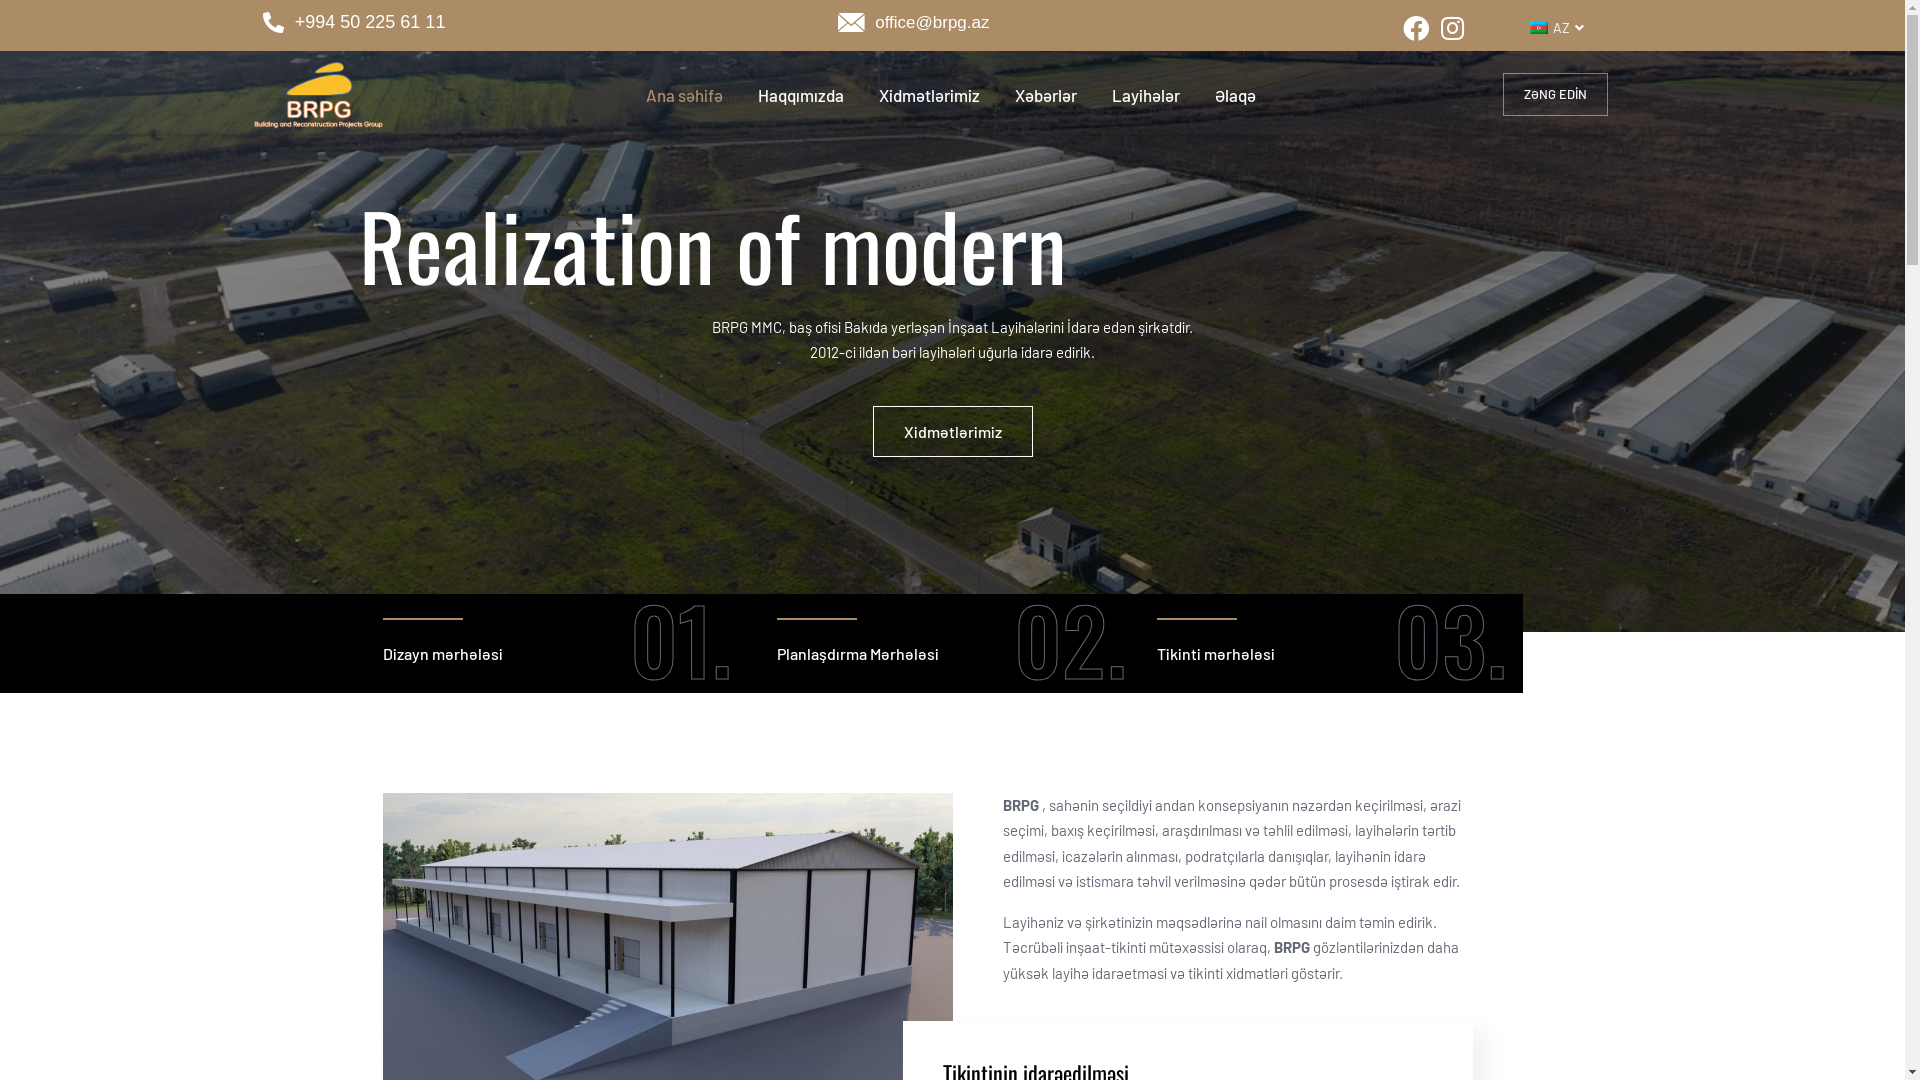  I want to click on '+994 50 225 61 11', so click(261, 23).